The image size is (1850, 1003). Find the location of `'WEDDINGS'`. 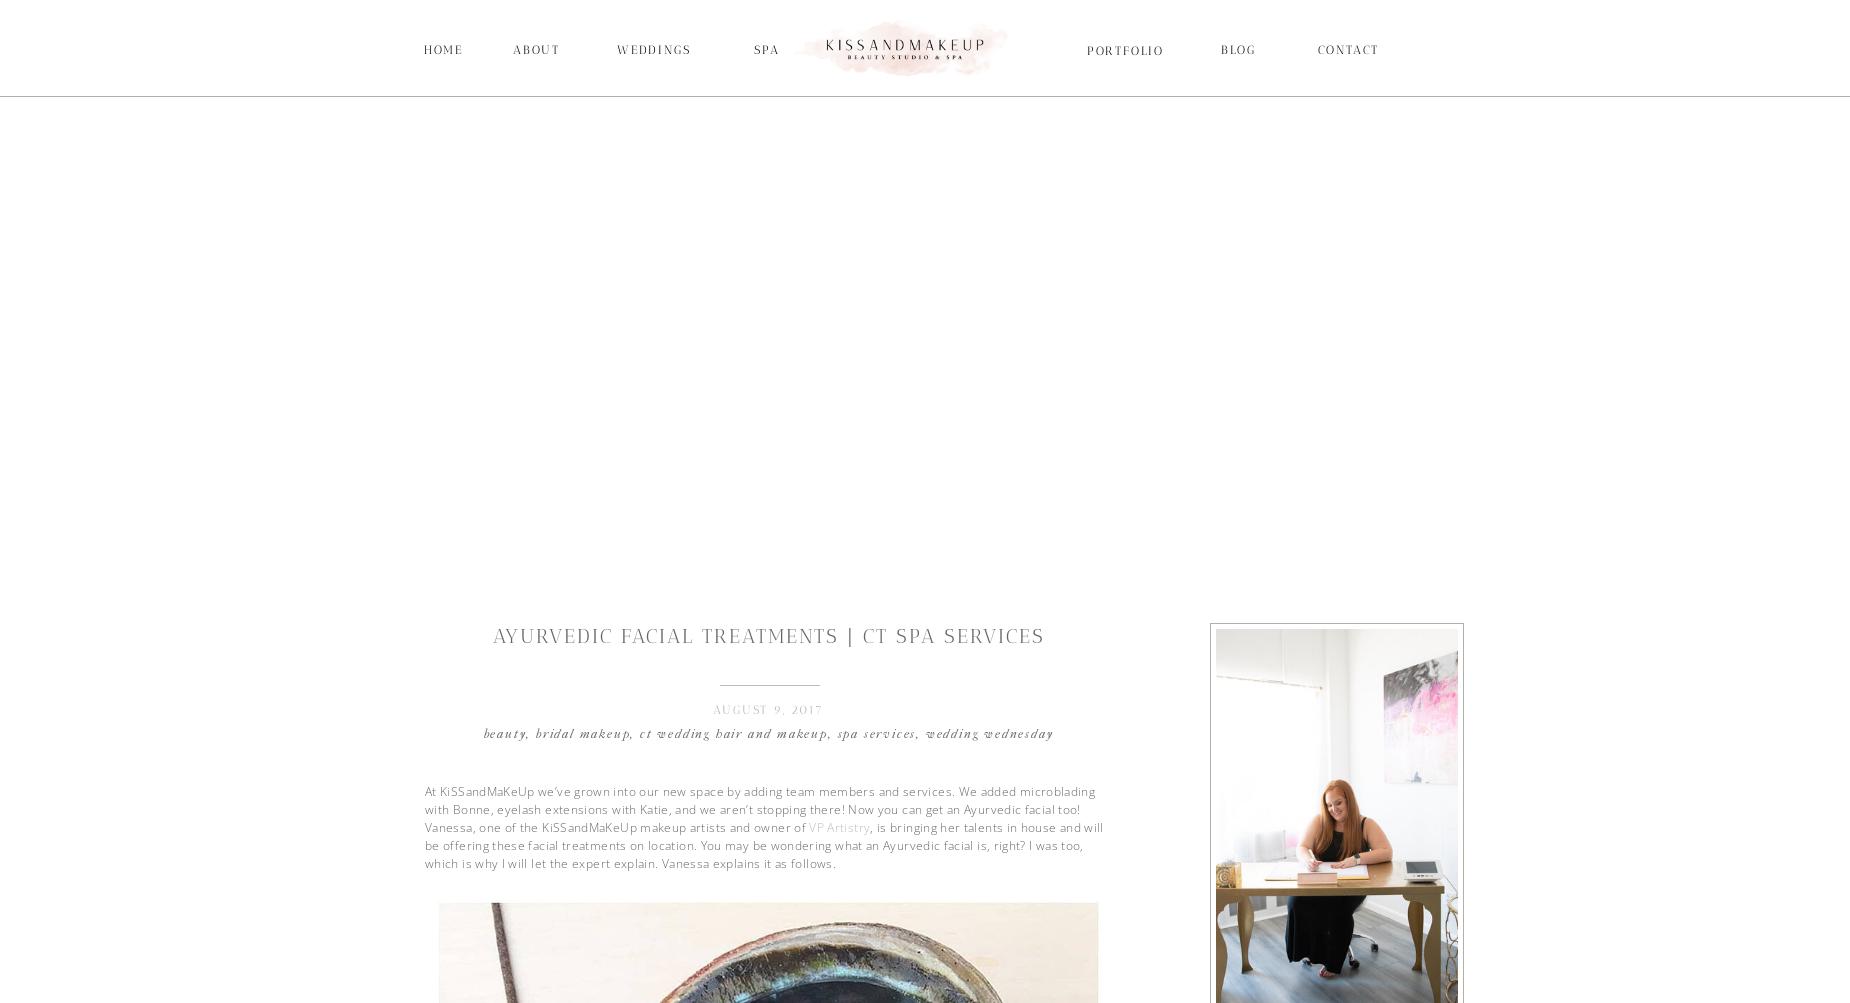

'WEDDINGS' is located at coordinates (653, 50).